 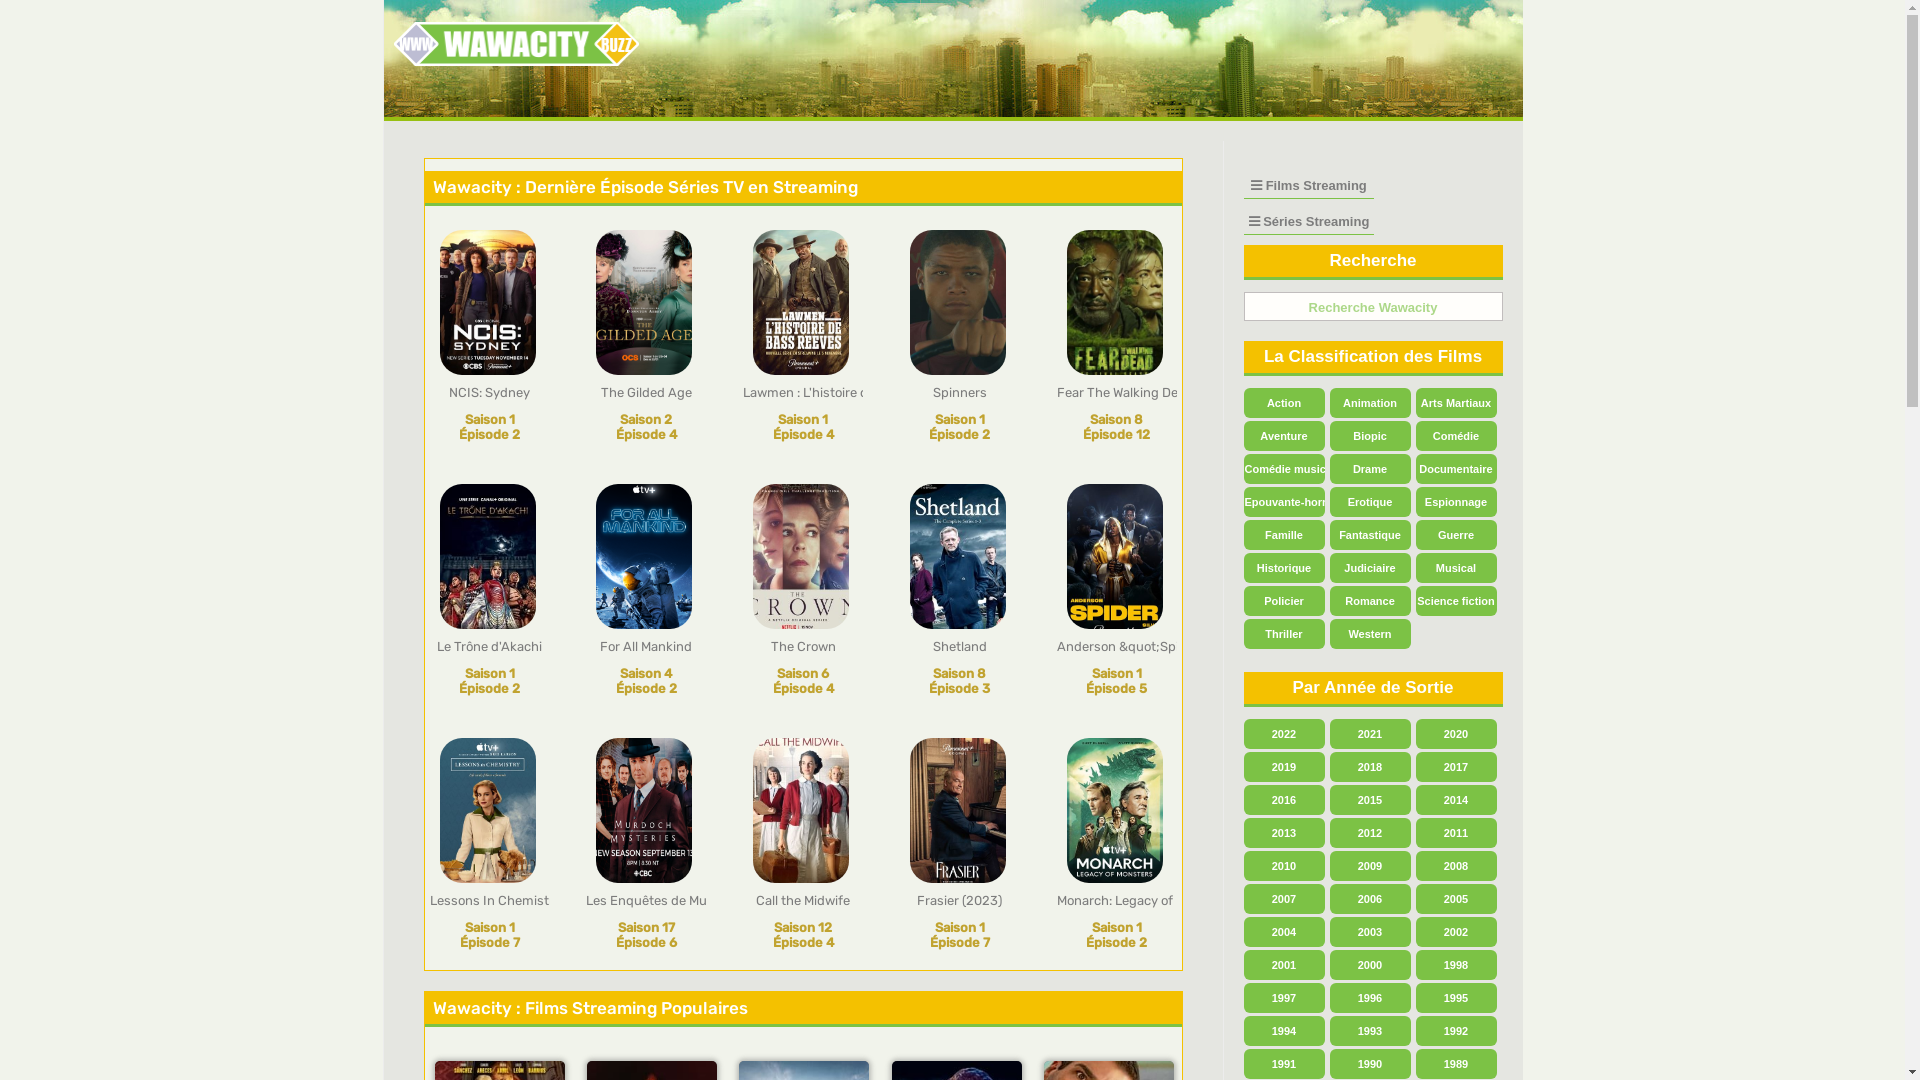 What do you see at coordinates (1369, 766) in the screenshot?
I see `'2018'` at bounding box center [1369, 766].